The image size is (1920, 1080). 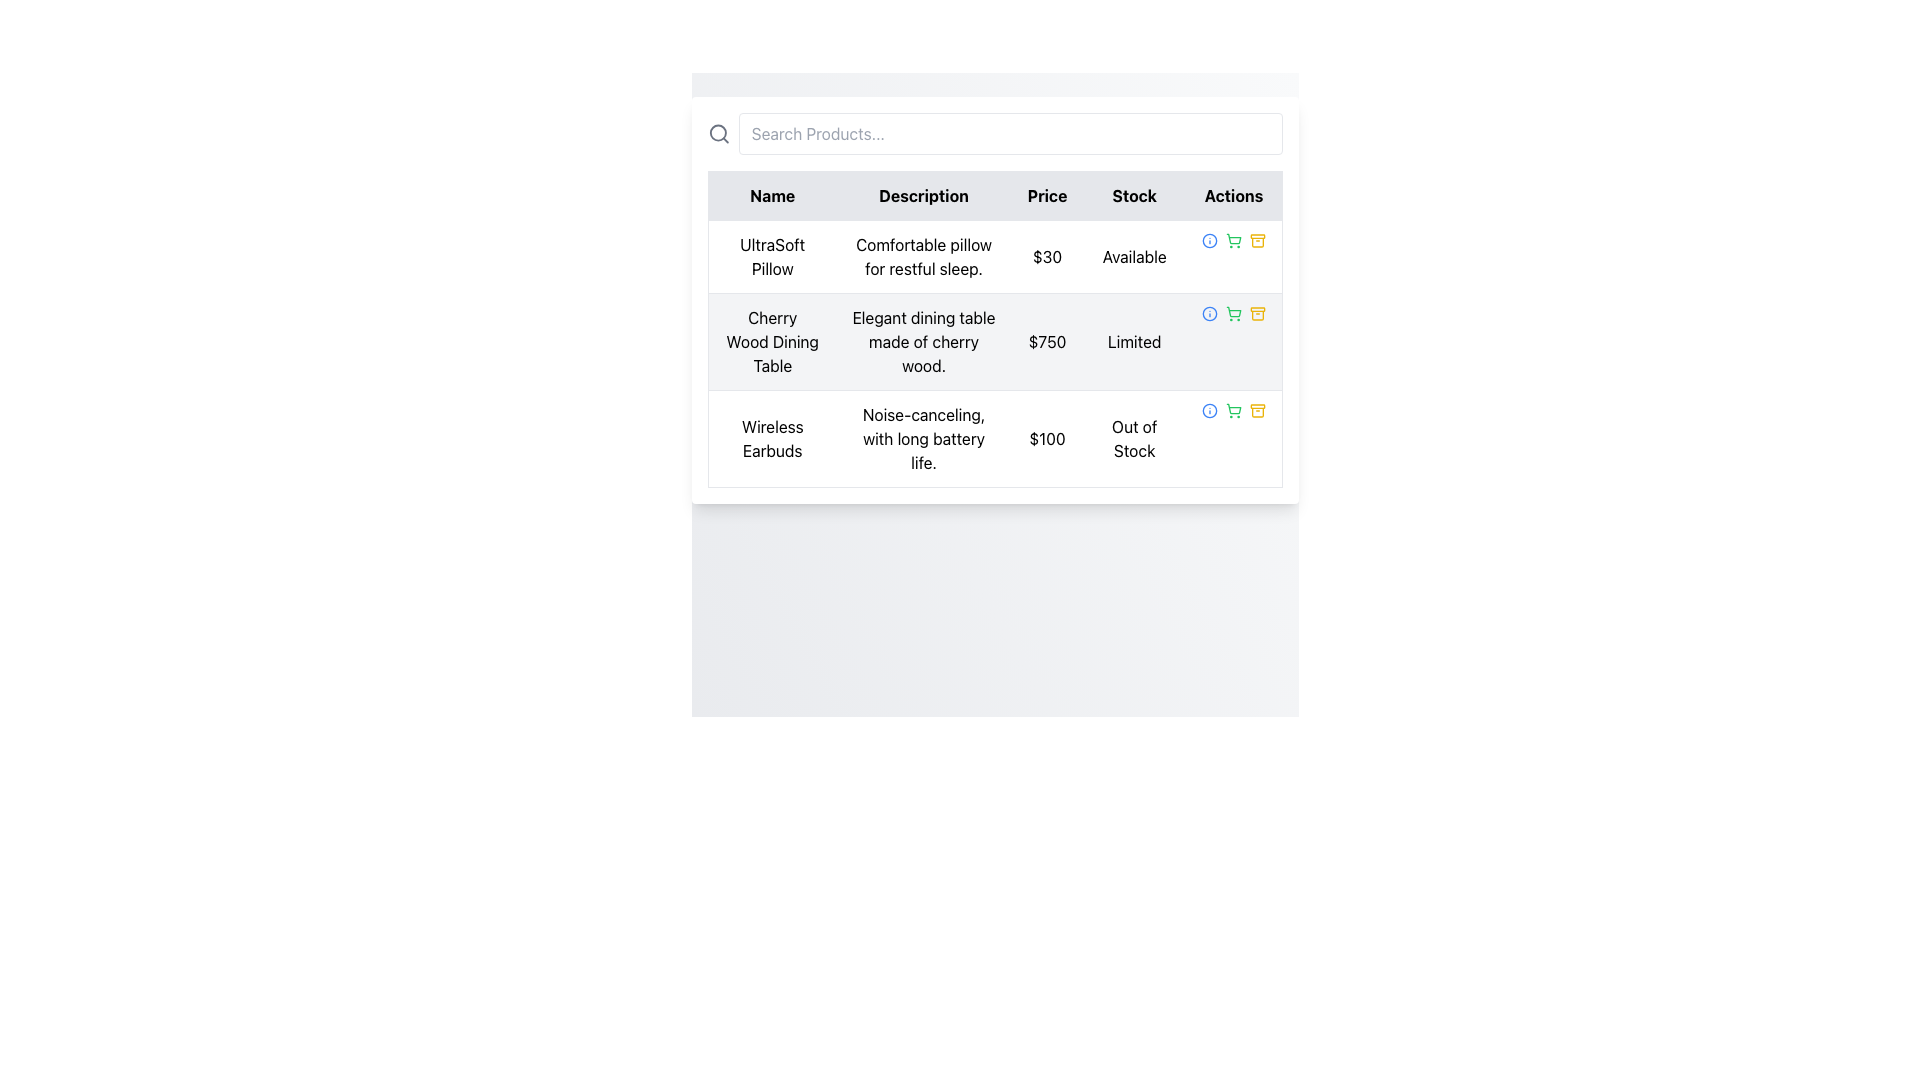 What do you see at coordinates (1134, 341) in the screenshot?
I see `the text label displaying 'Limited' in black font located in the 'Stock' column of the second row for the 'Cherry Wood Dining Table' product entry` at bounding box center [1134, 341].